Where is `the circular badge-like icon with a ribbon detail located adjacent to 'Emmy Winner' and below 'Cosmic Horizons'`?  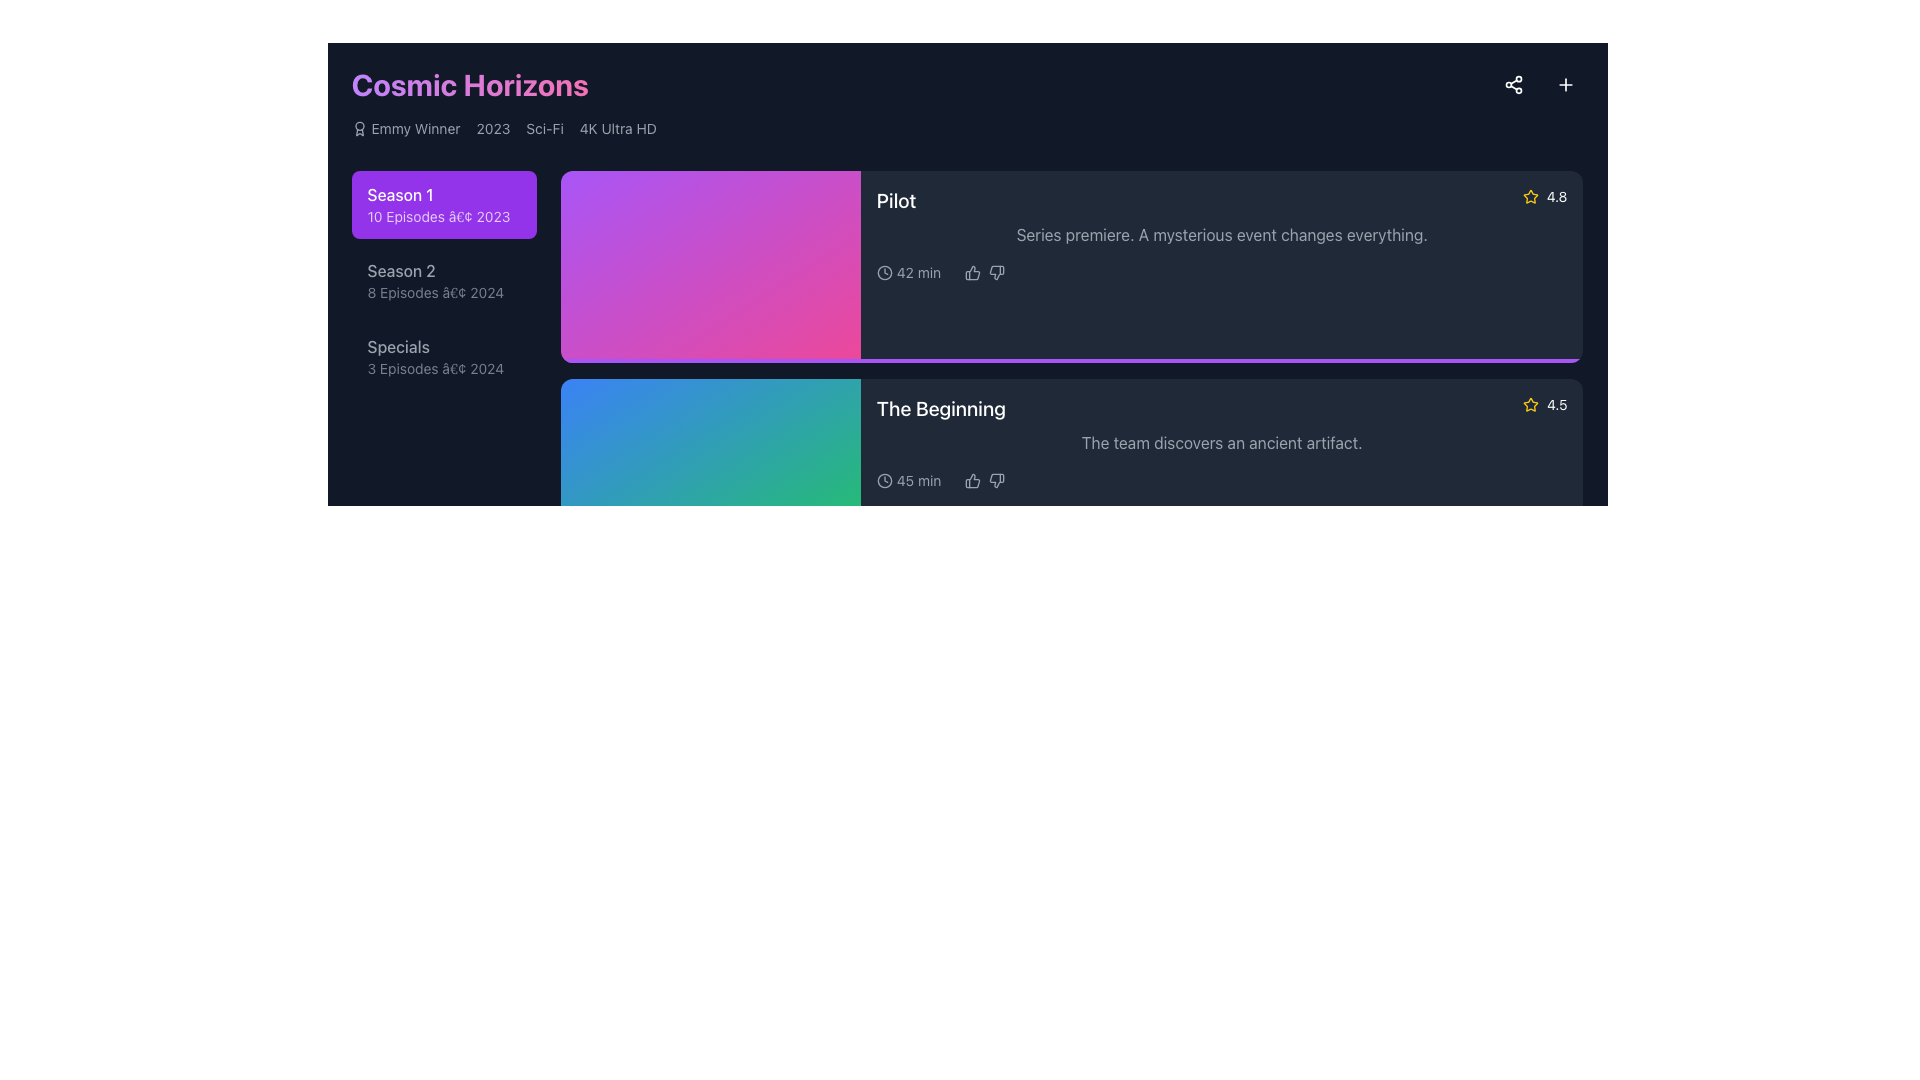
the circular badge-like icon with a ribbon detail located adjacent to 'Emmy Winner' and below 'Cosmic Horizons' is located at coordinates (359, 128).